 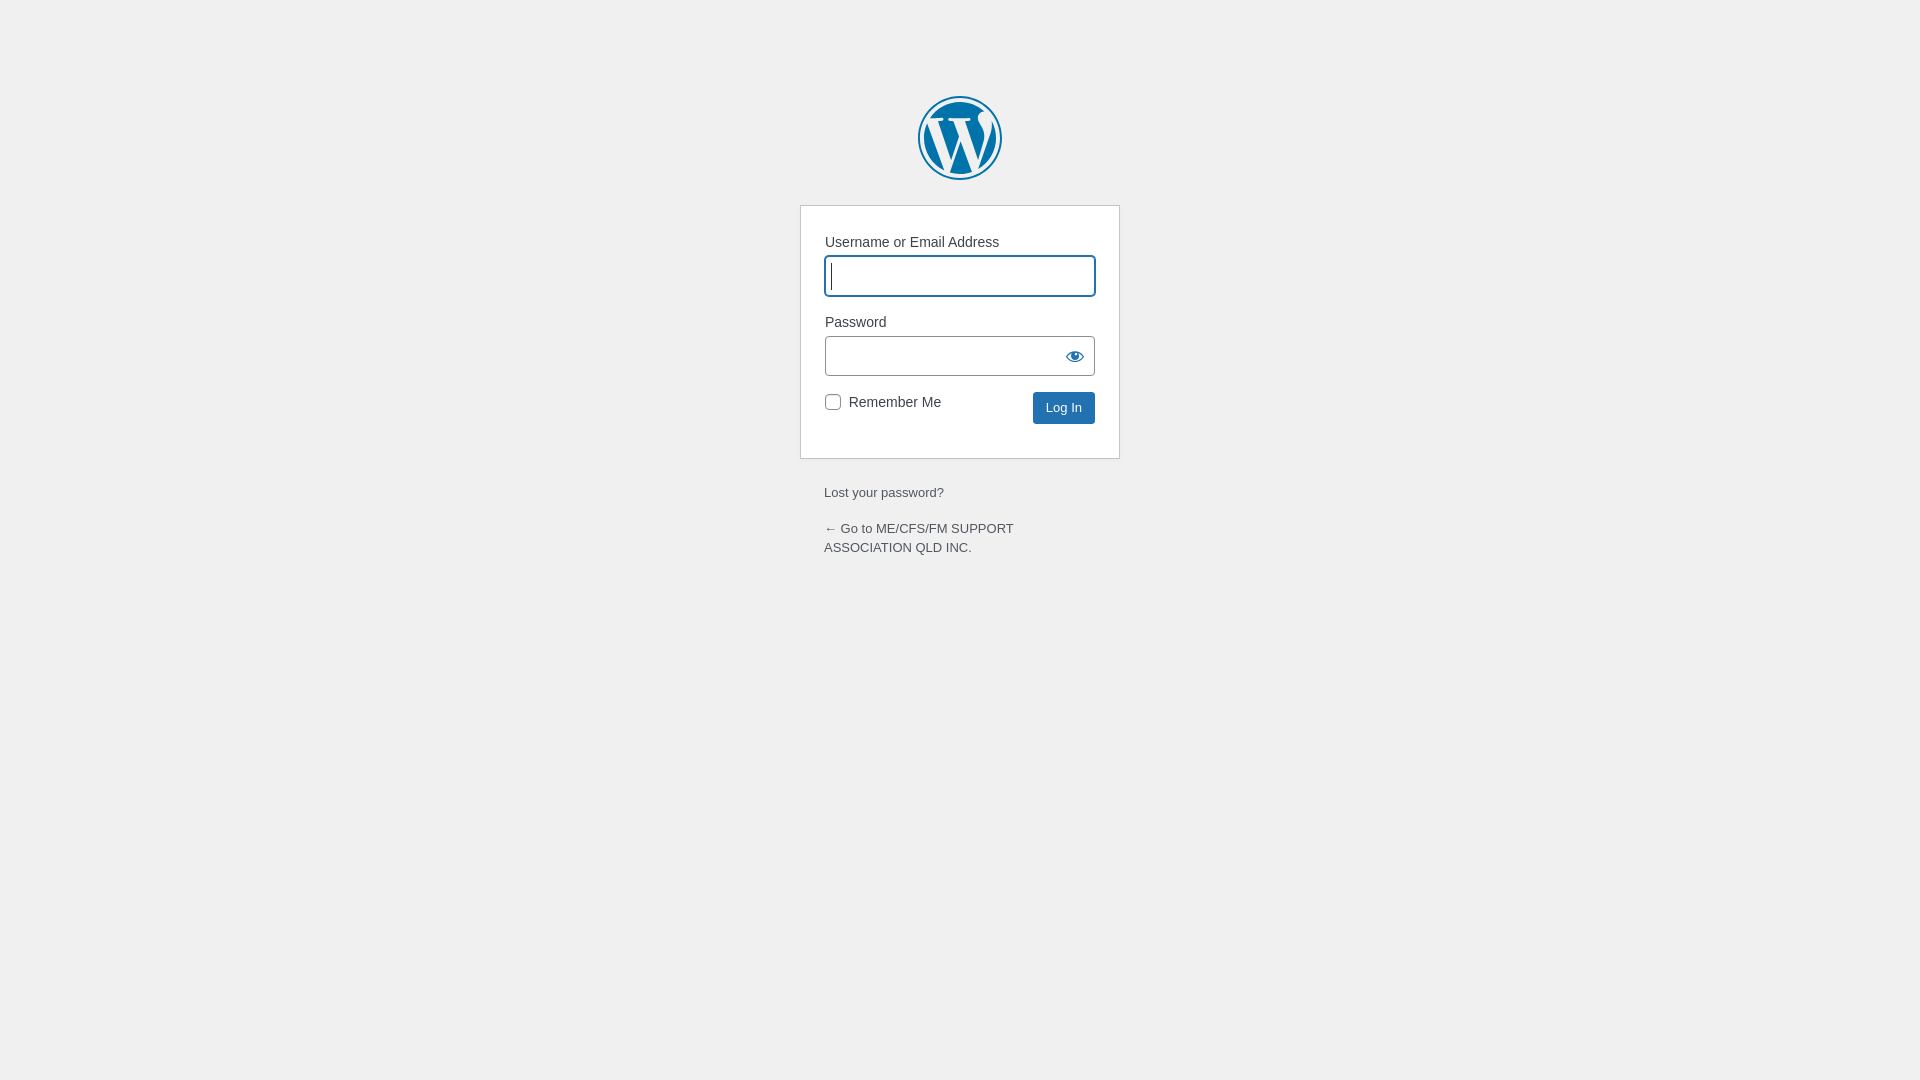 I want to click on 'Powered by WordPress', so click(x=960, y=137).